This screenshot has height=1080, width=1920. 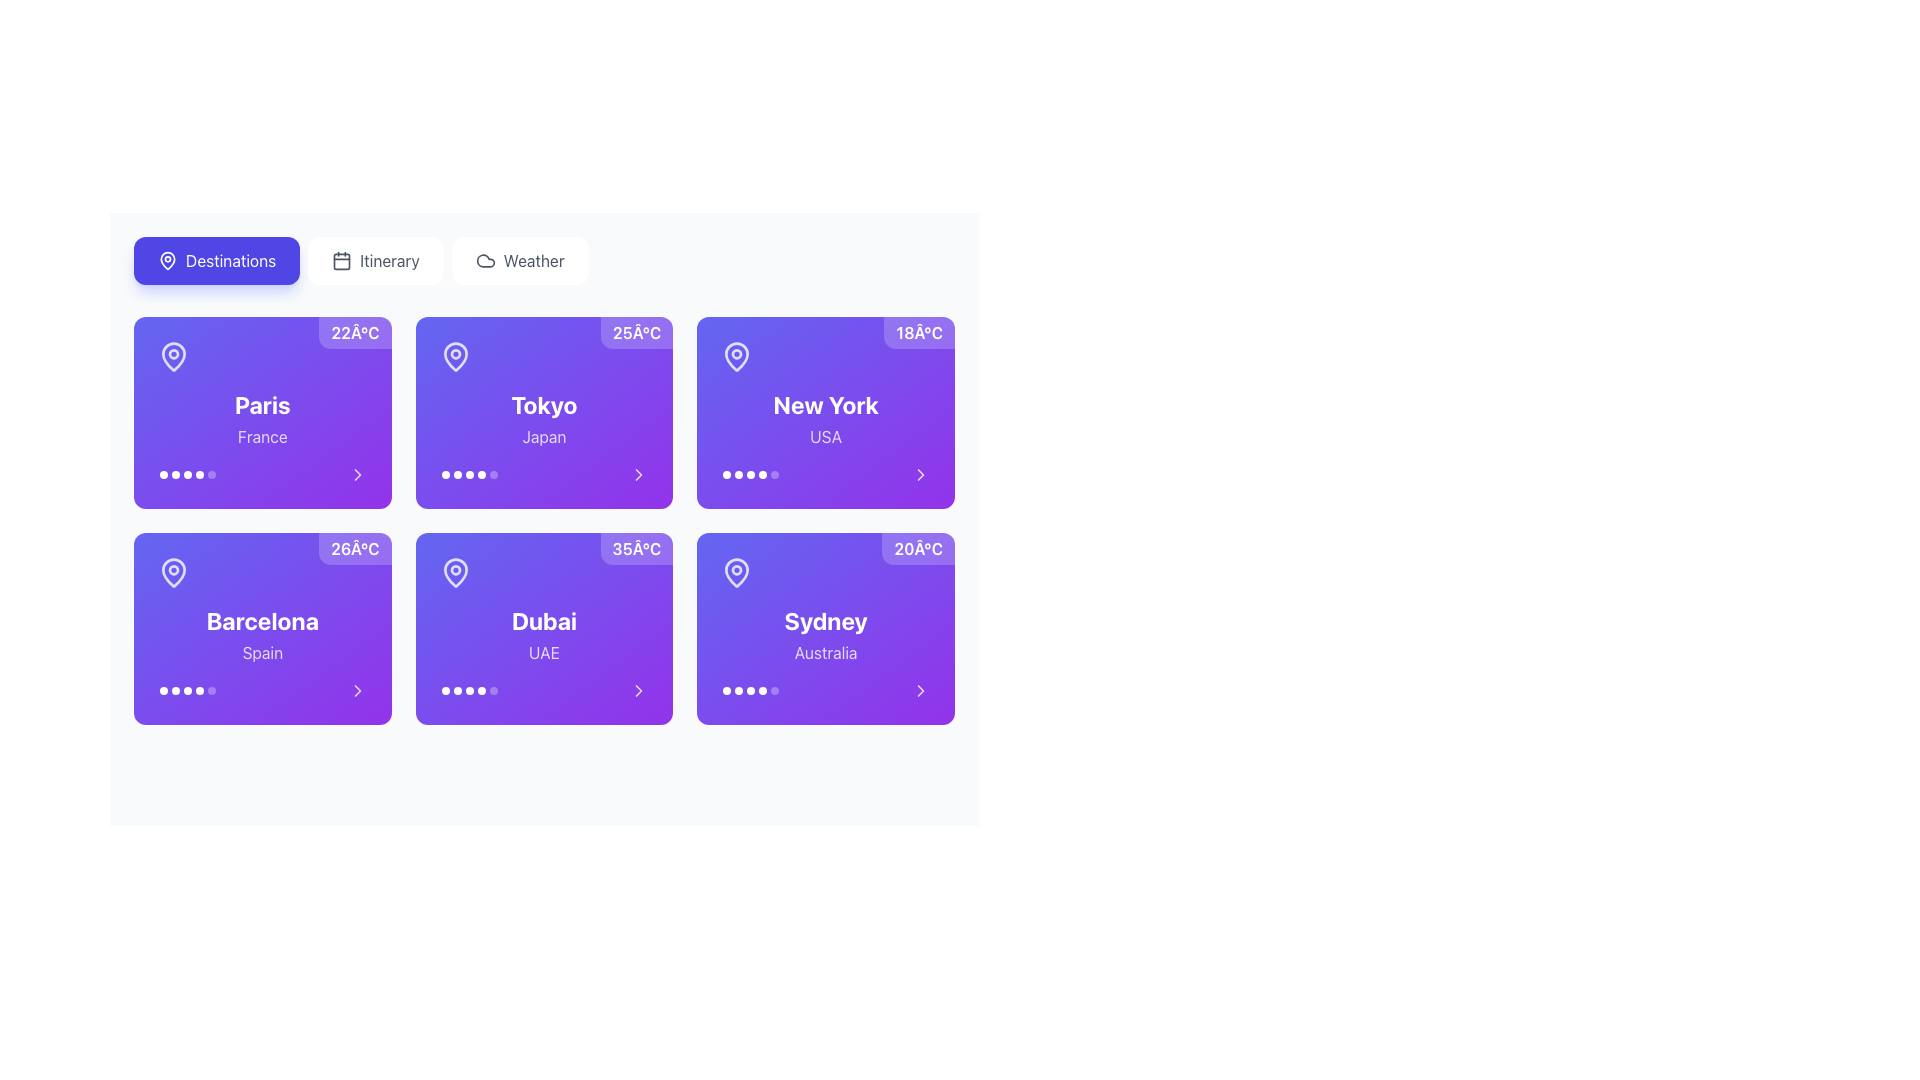 What do you see at coordinates (173, 356) in the screenshot?
I see `the context of the 'Paris' card by clicking on the pin-shaped icon located at the upper-left portion of the card displaying 'Paris' and '22°C'` at bounding box center [173, 356].